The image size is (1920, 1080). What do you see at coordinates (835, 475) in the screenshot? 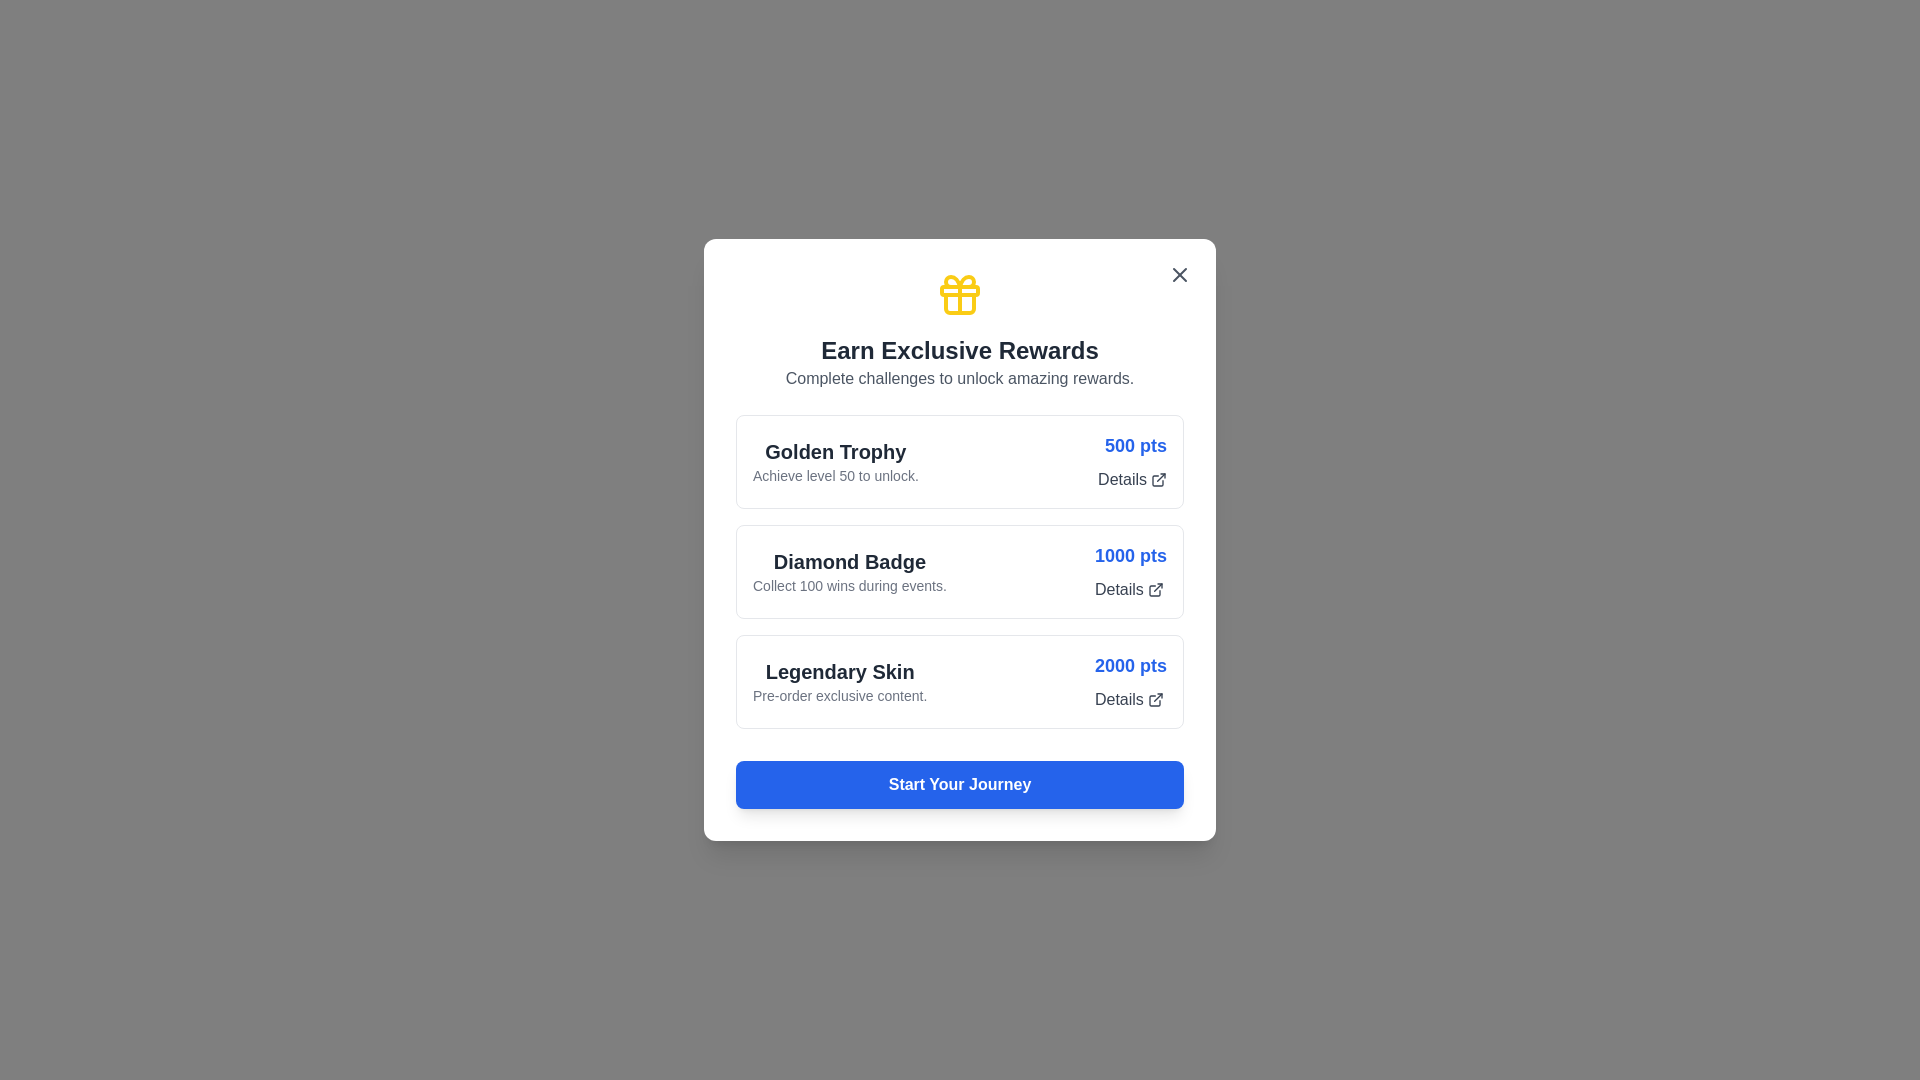
I see `descriptive text located below the 'Golden Trophy' label, which provides information about the criteria for unlocking the reward` at bounding box center [835, 475].